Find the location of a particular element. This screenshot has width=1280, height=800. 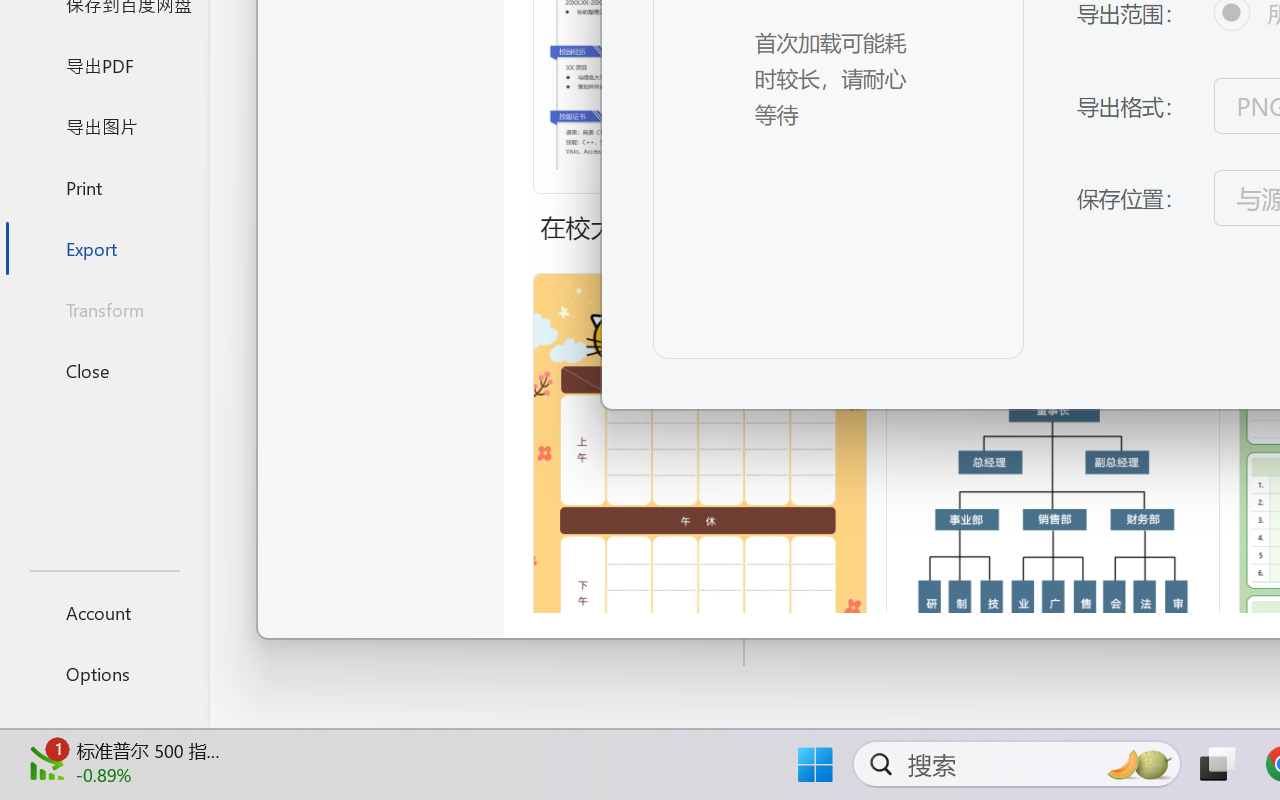

'Export' is located at coordinates (103, 247).